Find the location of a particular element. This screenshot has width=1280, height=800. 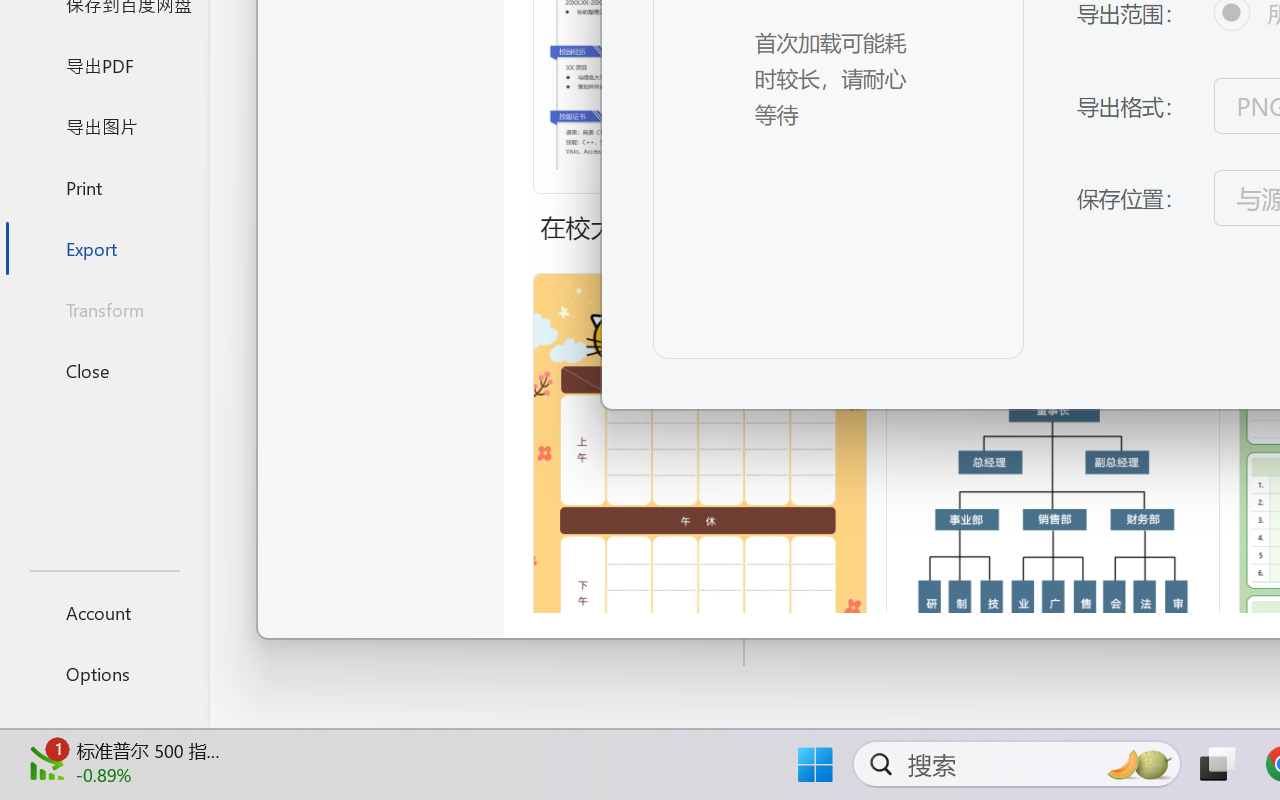

'Export' is located at coordinates (103, 247).